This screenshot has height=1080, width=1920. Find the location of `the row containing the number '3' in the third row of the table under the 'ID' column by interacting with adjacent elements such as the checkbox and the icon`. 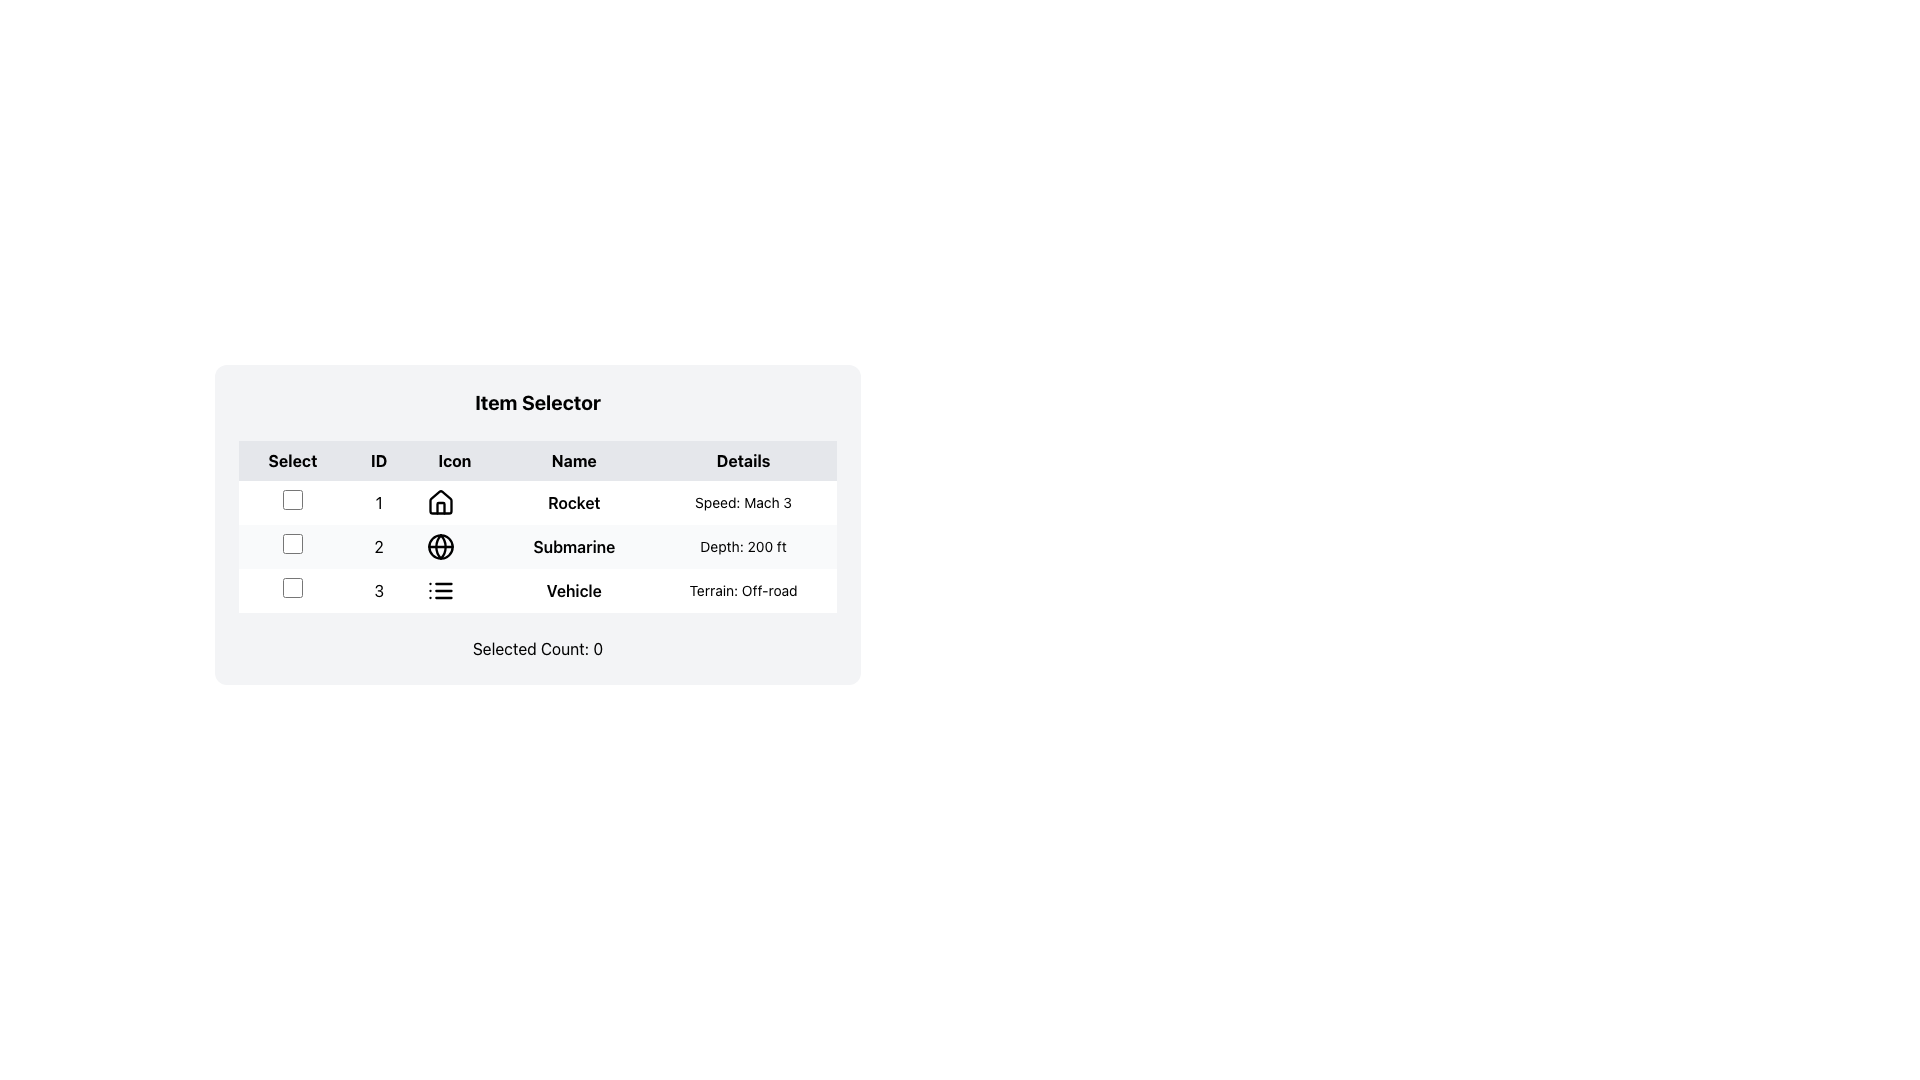

the row containing the number '3' in the third row of the table under the 'ID' column by interacting with adjacent elements such as the checkbox and the icon is located at coordinates (379, 589).